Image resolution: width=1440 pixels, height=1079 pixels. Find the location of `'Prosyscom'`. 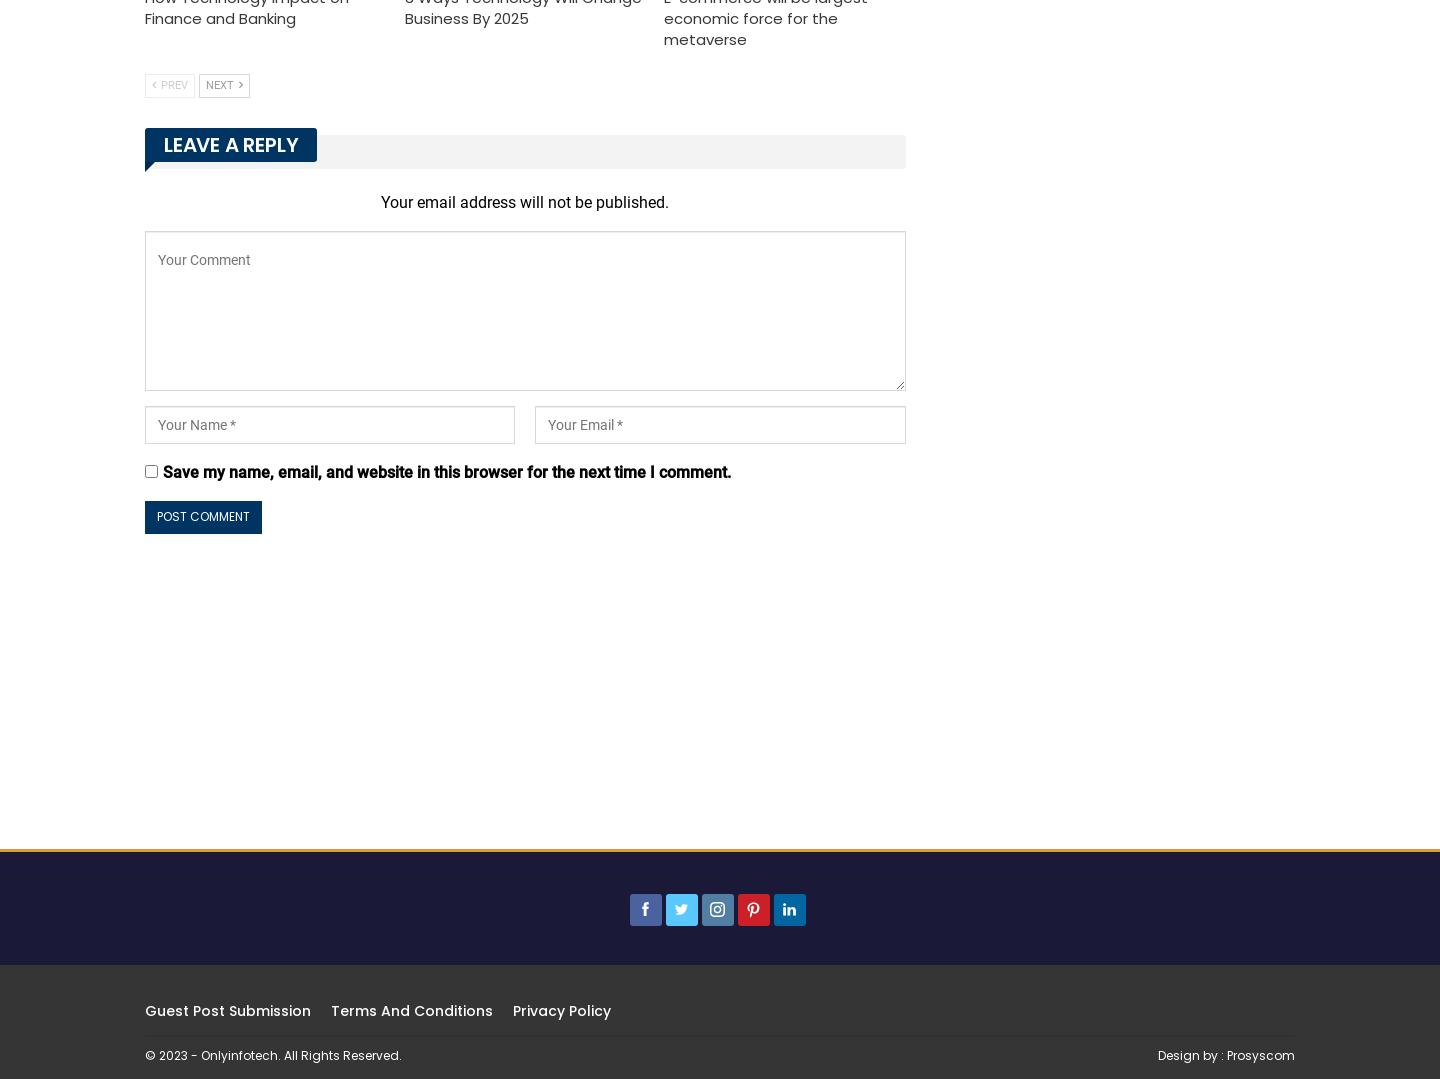

'Prosyscom' is located at coordinates (1226, 1053).